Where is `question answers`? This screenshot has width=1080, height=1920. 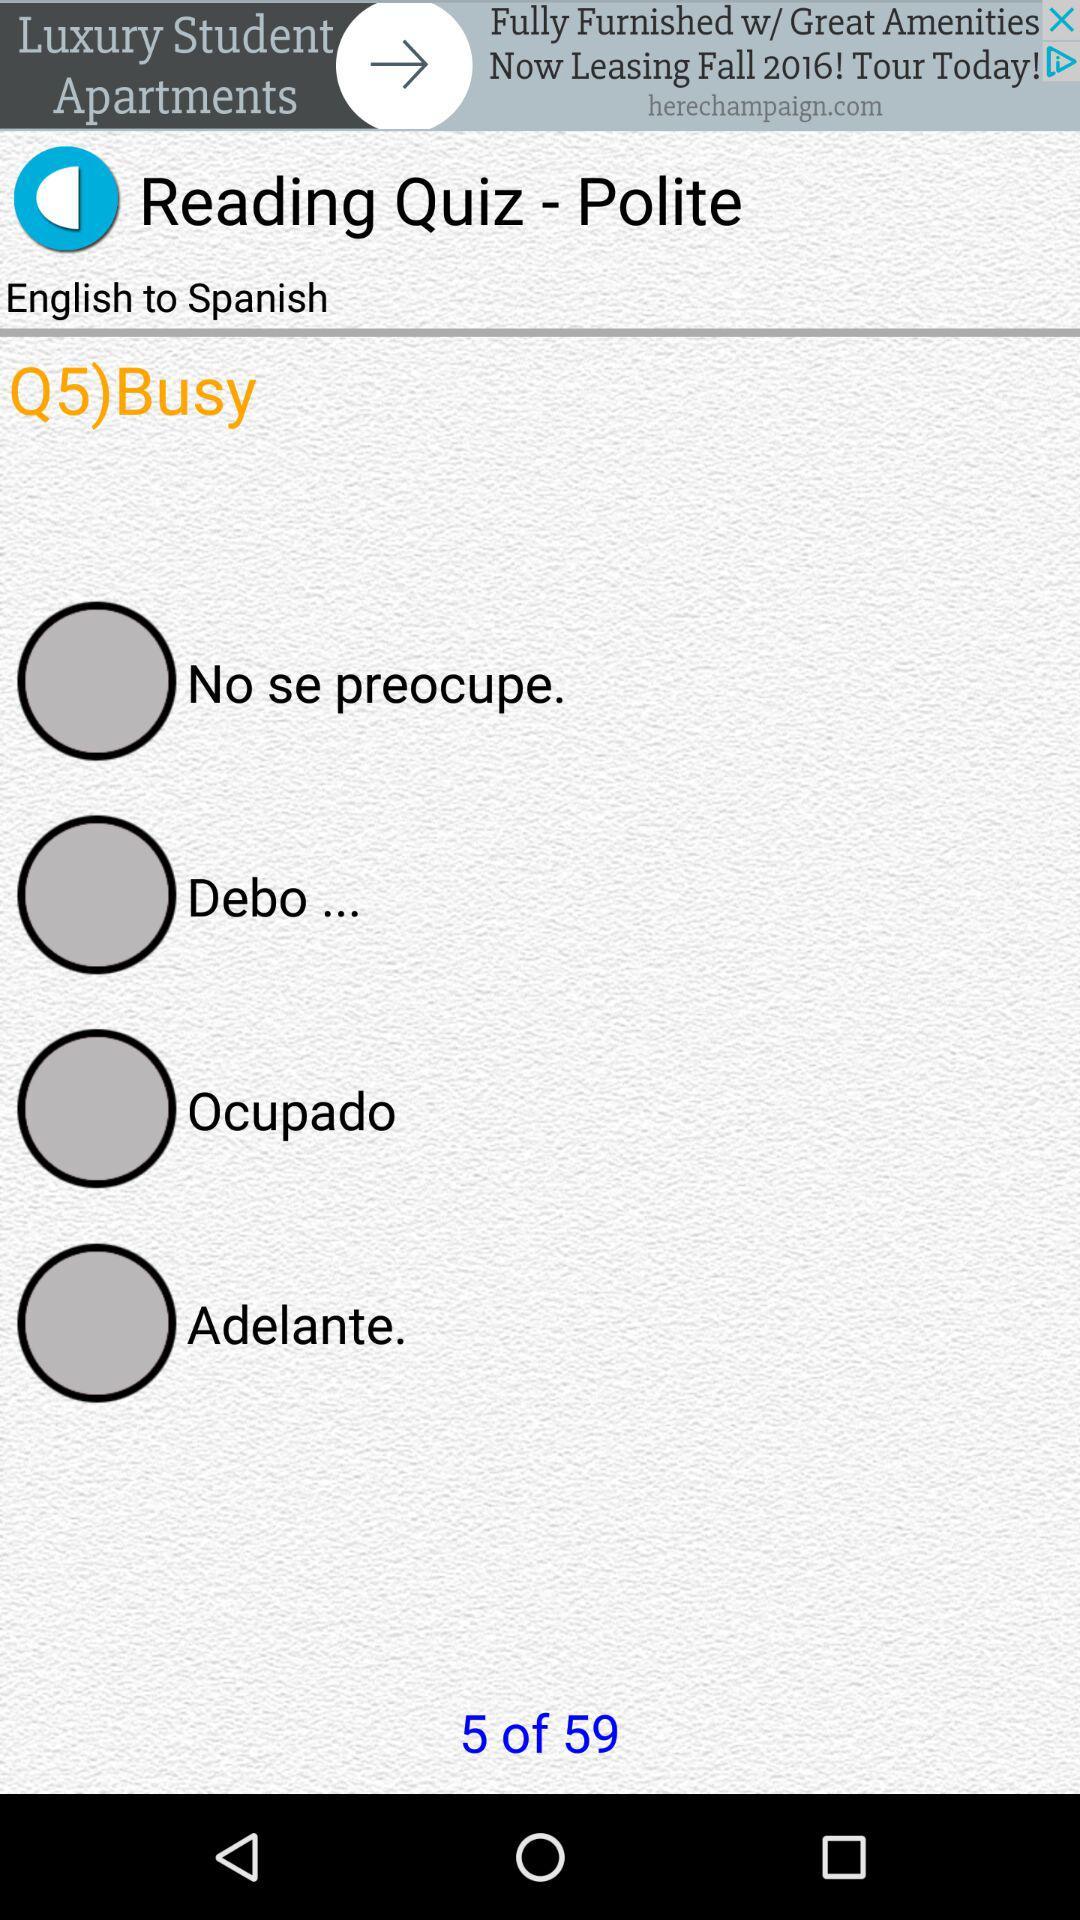 question answers is located at coordinates (97, 894).